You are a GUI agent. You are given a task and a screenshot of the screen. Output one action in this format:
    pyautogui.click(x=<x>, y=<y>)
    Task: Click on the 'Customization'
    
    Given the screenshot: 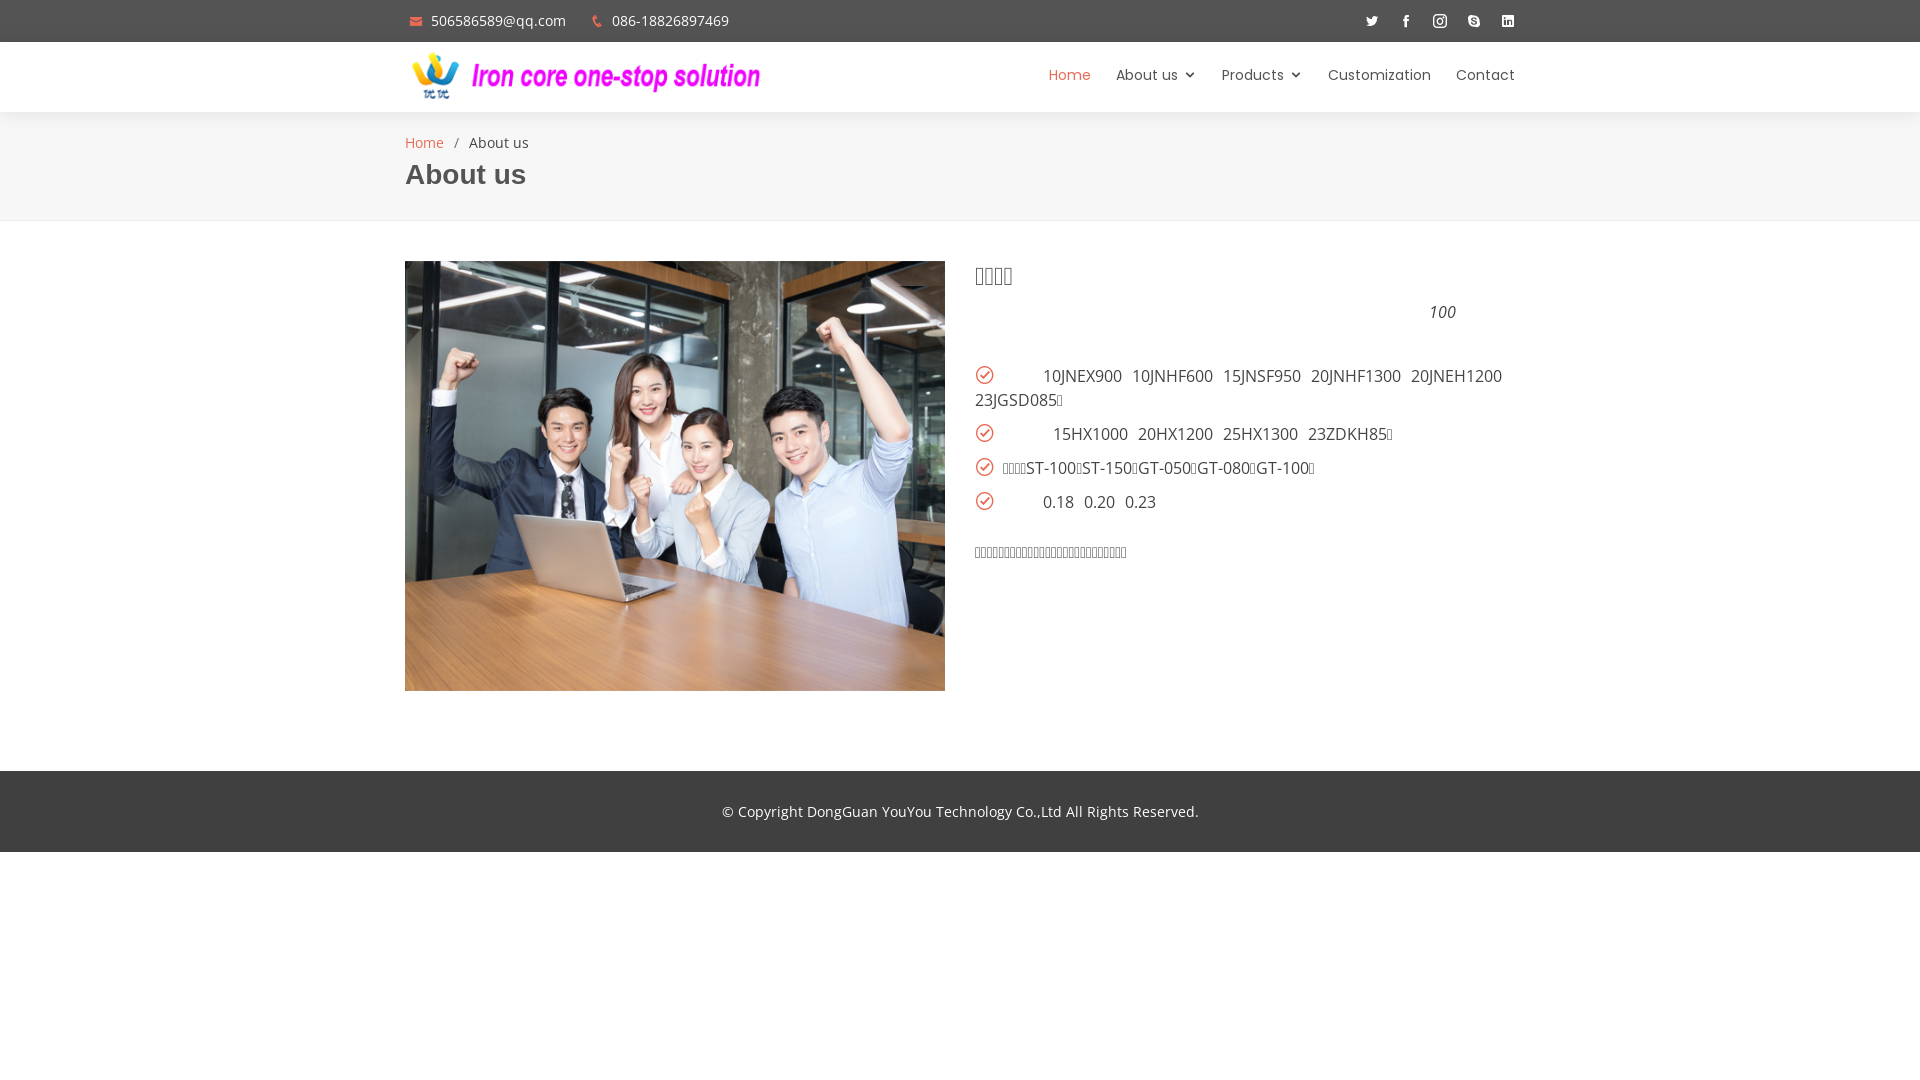 What is the action you would take?
    pyautogui.click(x=1302, y=75)
    